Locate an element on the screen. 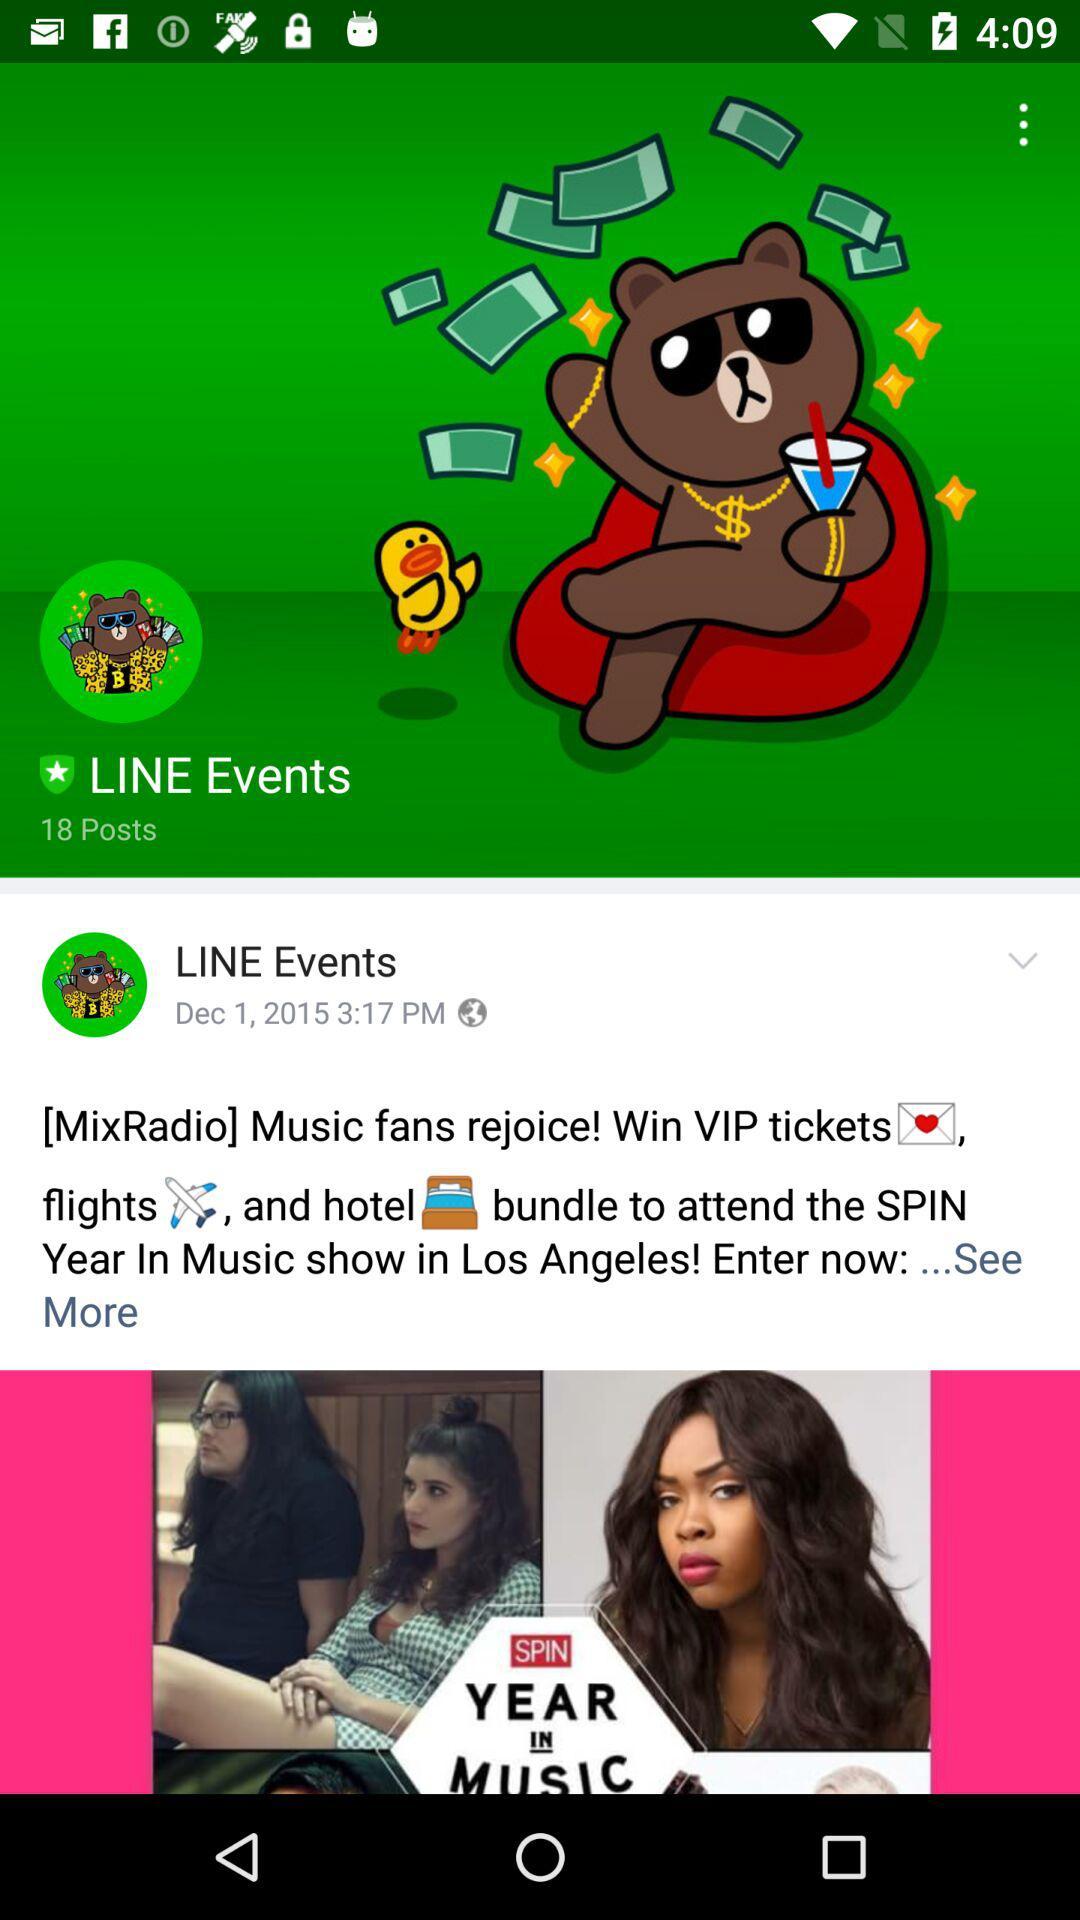 Image resolution: width=1080 pixels, height=1920 pixels. the first profile image is located at coordinates (121, 641).